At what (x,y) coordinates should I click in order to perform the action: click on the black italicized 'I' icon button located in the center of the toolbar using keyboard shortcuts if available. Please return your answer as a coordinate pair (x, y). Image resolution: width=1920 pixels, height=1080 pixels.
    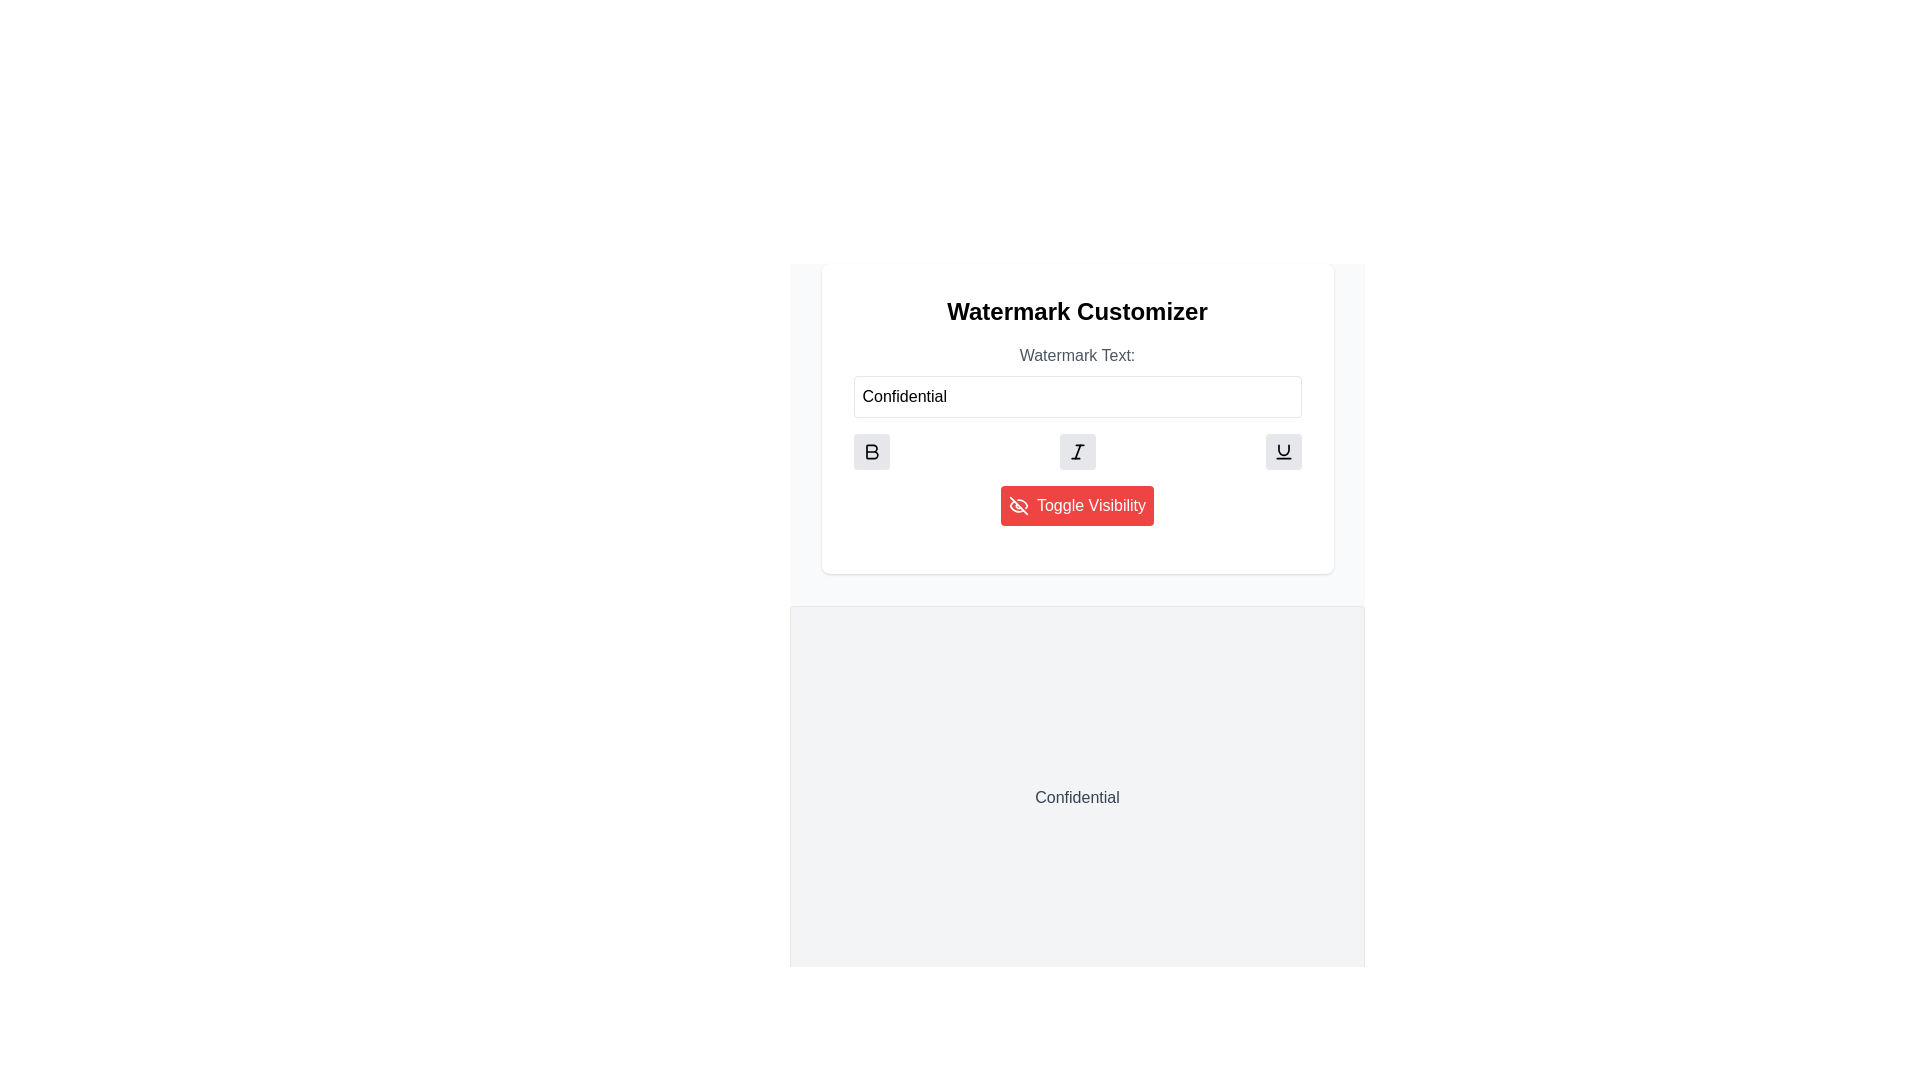
    Looking at the image, I should click on (1076, 451).